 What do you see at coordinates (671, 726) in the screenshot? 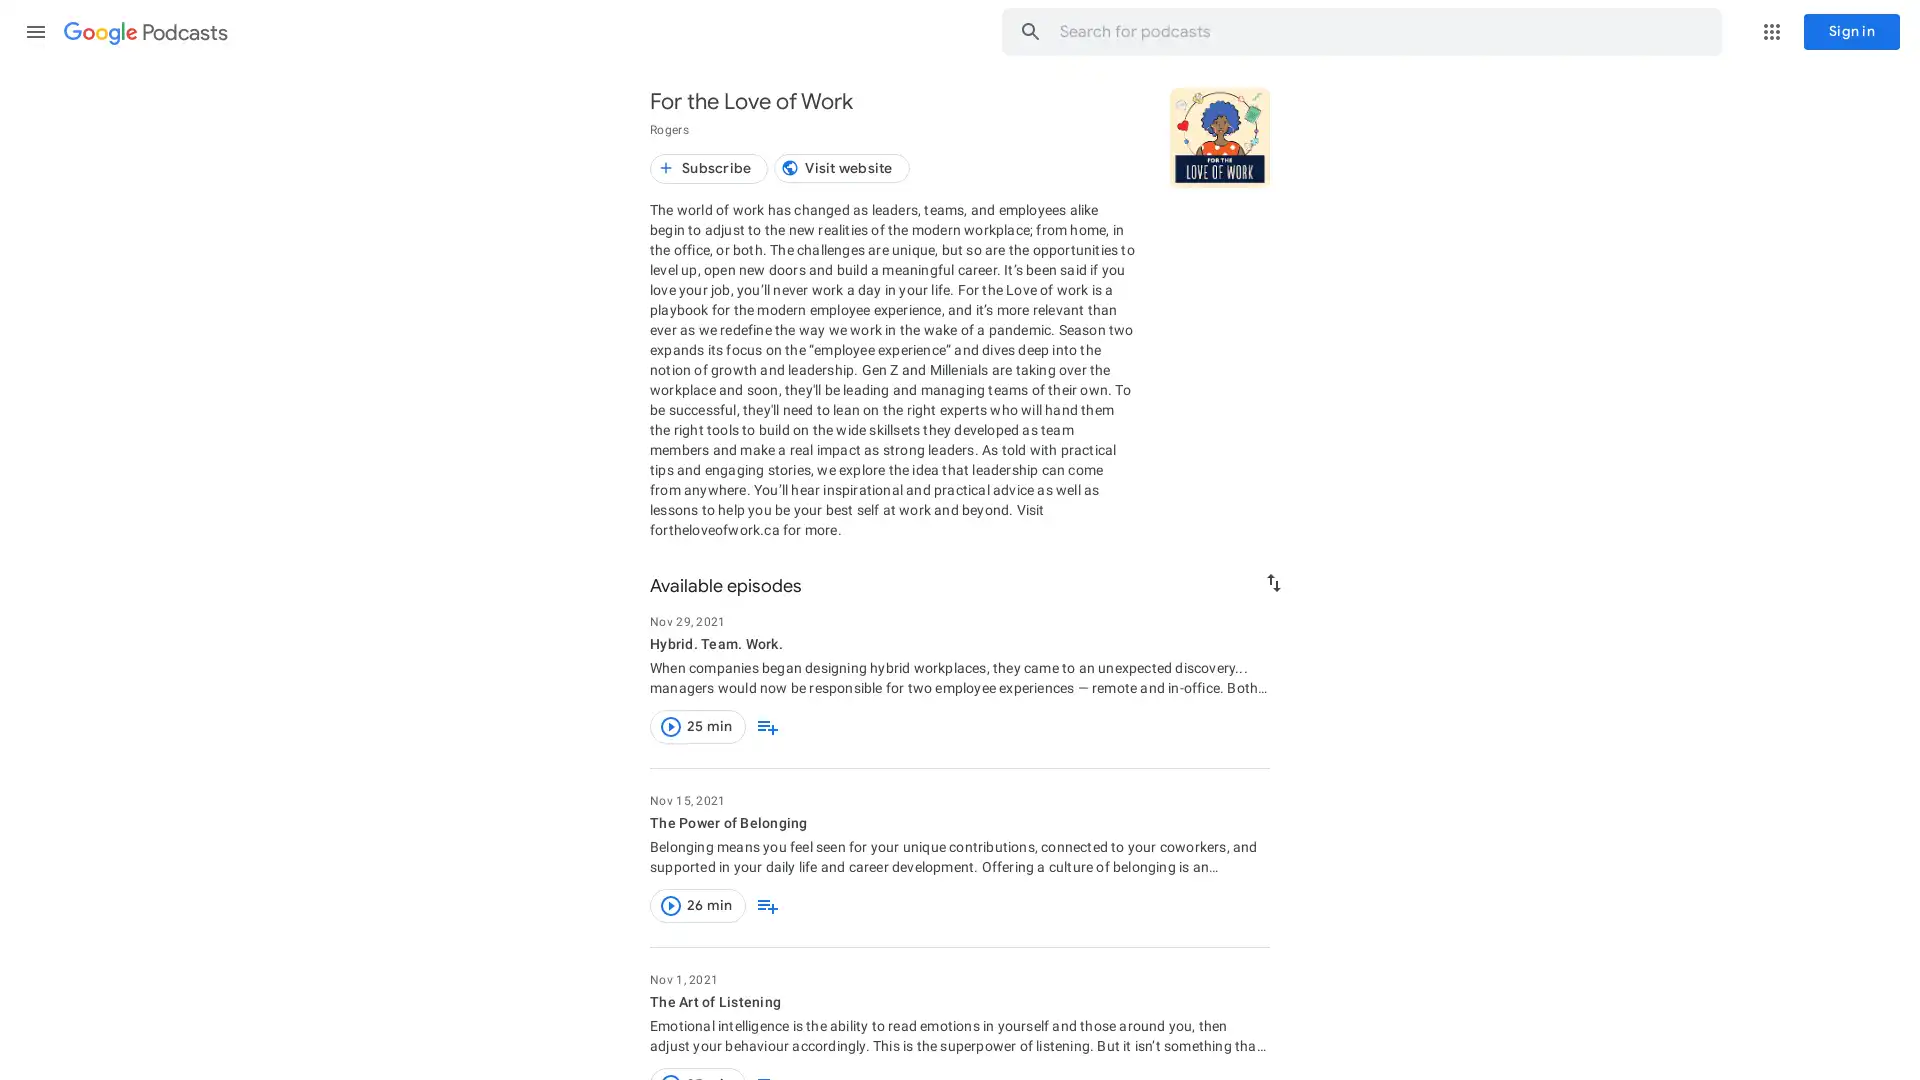
I see `Play this episode` at bounding box center [671, 726].